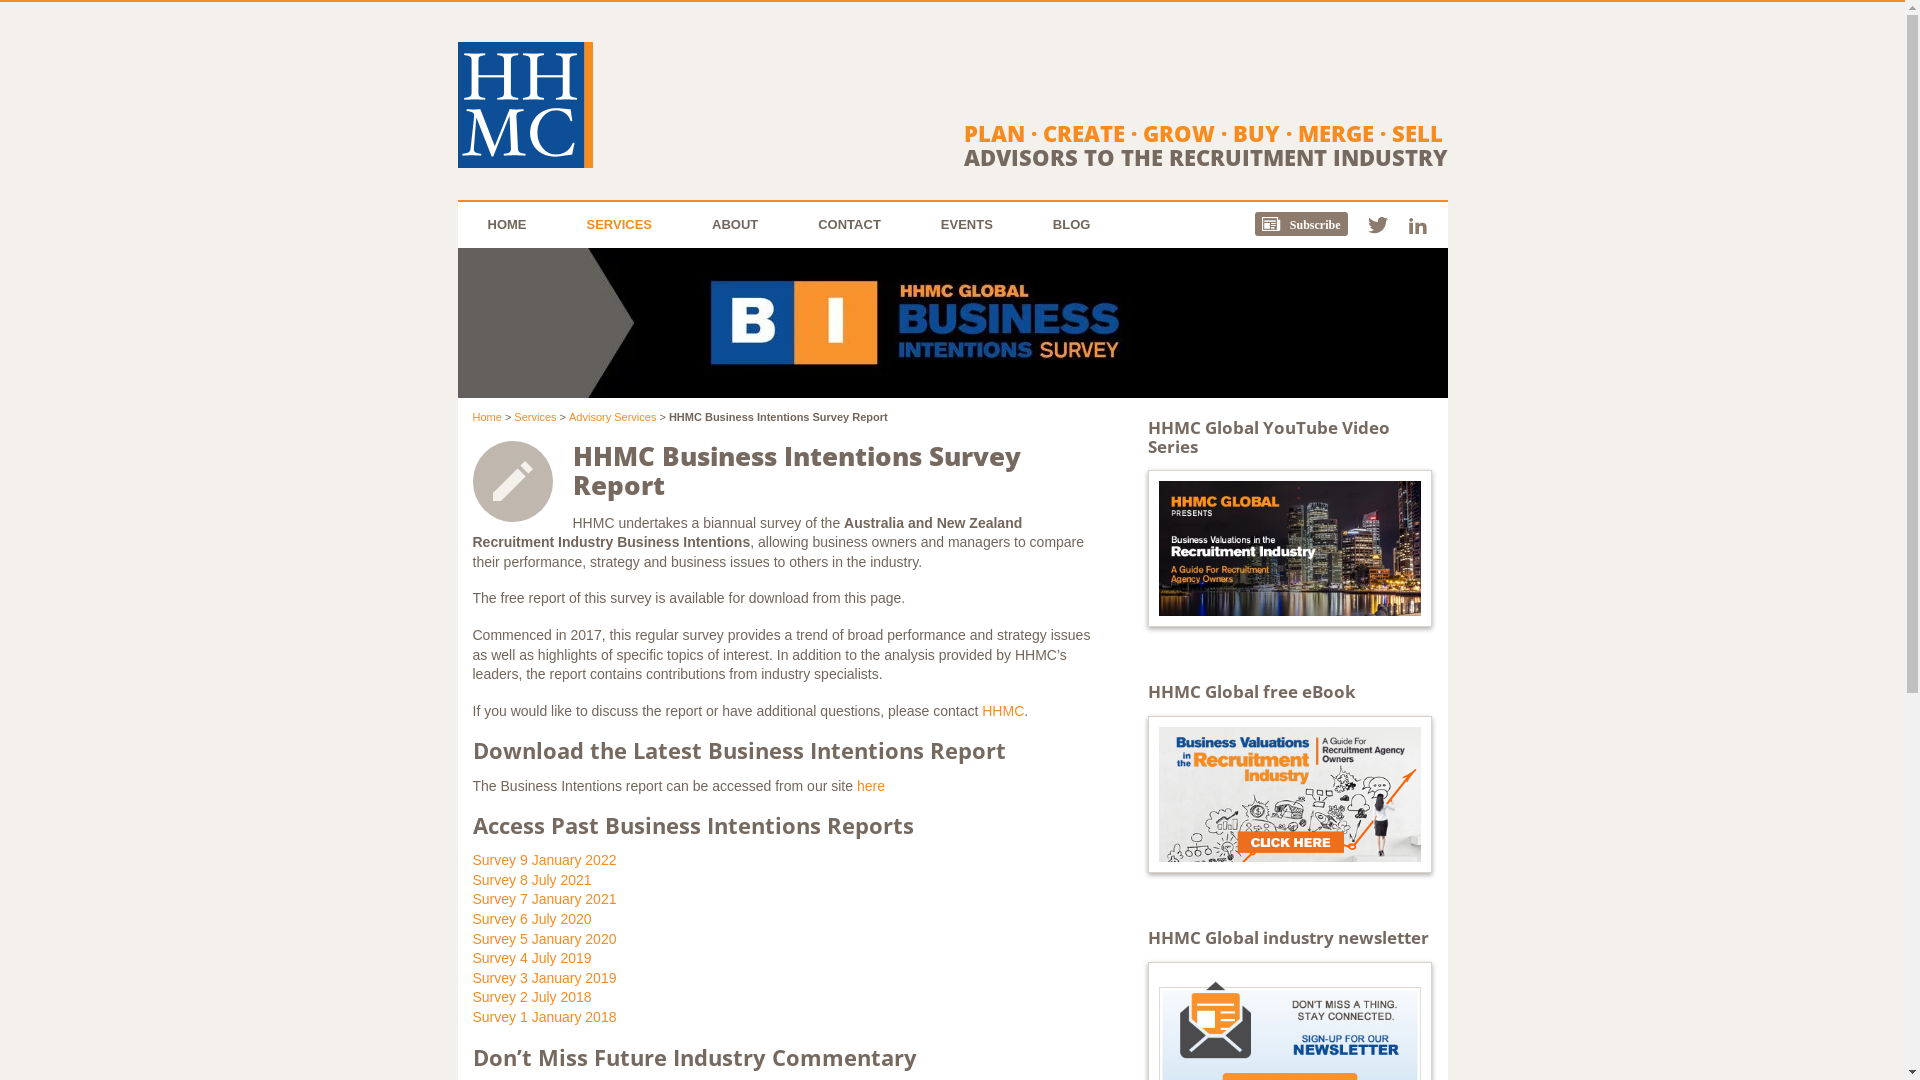  Describe the element at coordinates (786, 224) in the screenshot. I see `'CONTACT'` at that location.